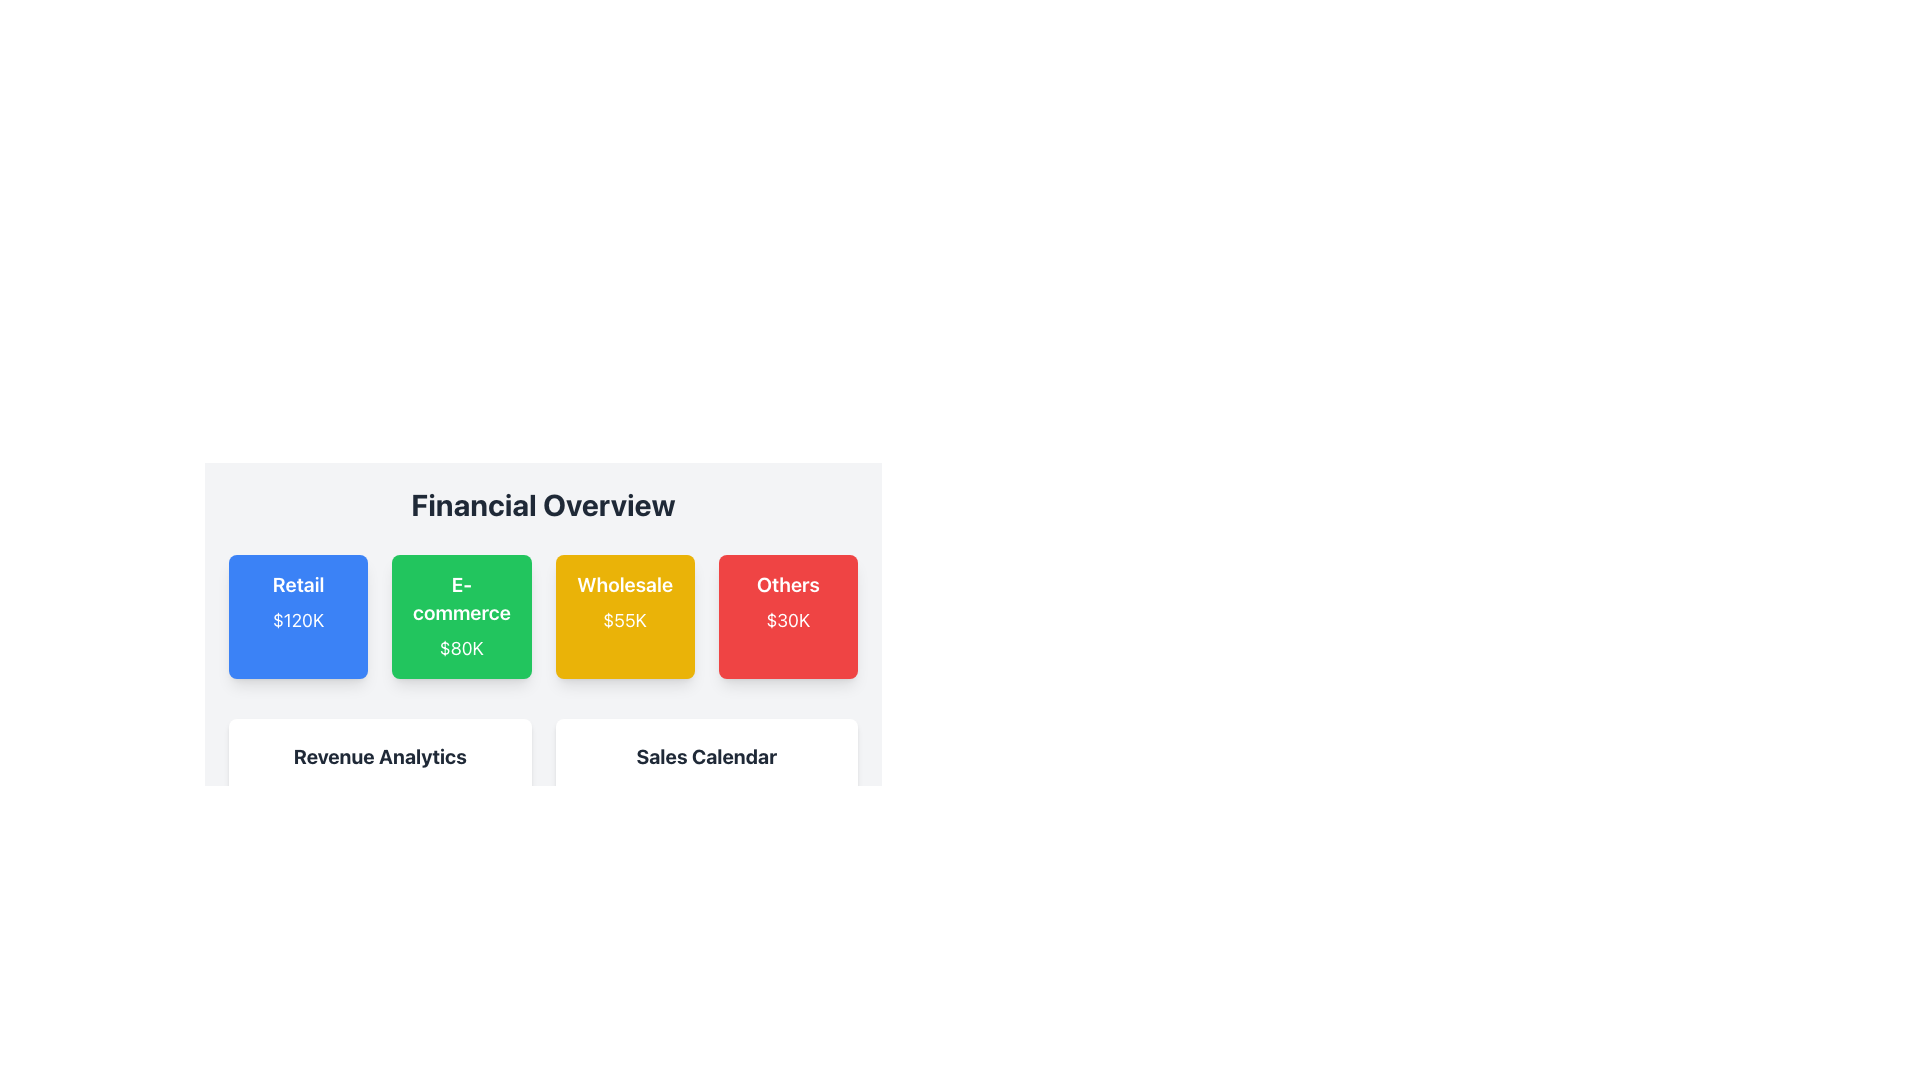  What do you see at coordinates (297, 620) in the screenshot?
I see `the Text label indicating the financial value of $120,000 in the 'Retail' category, located in the bottom part of the blue rectangular section labeled 'Retail'` at bounding box center [297, 620].